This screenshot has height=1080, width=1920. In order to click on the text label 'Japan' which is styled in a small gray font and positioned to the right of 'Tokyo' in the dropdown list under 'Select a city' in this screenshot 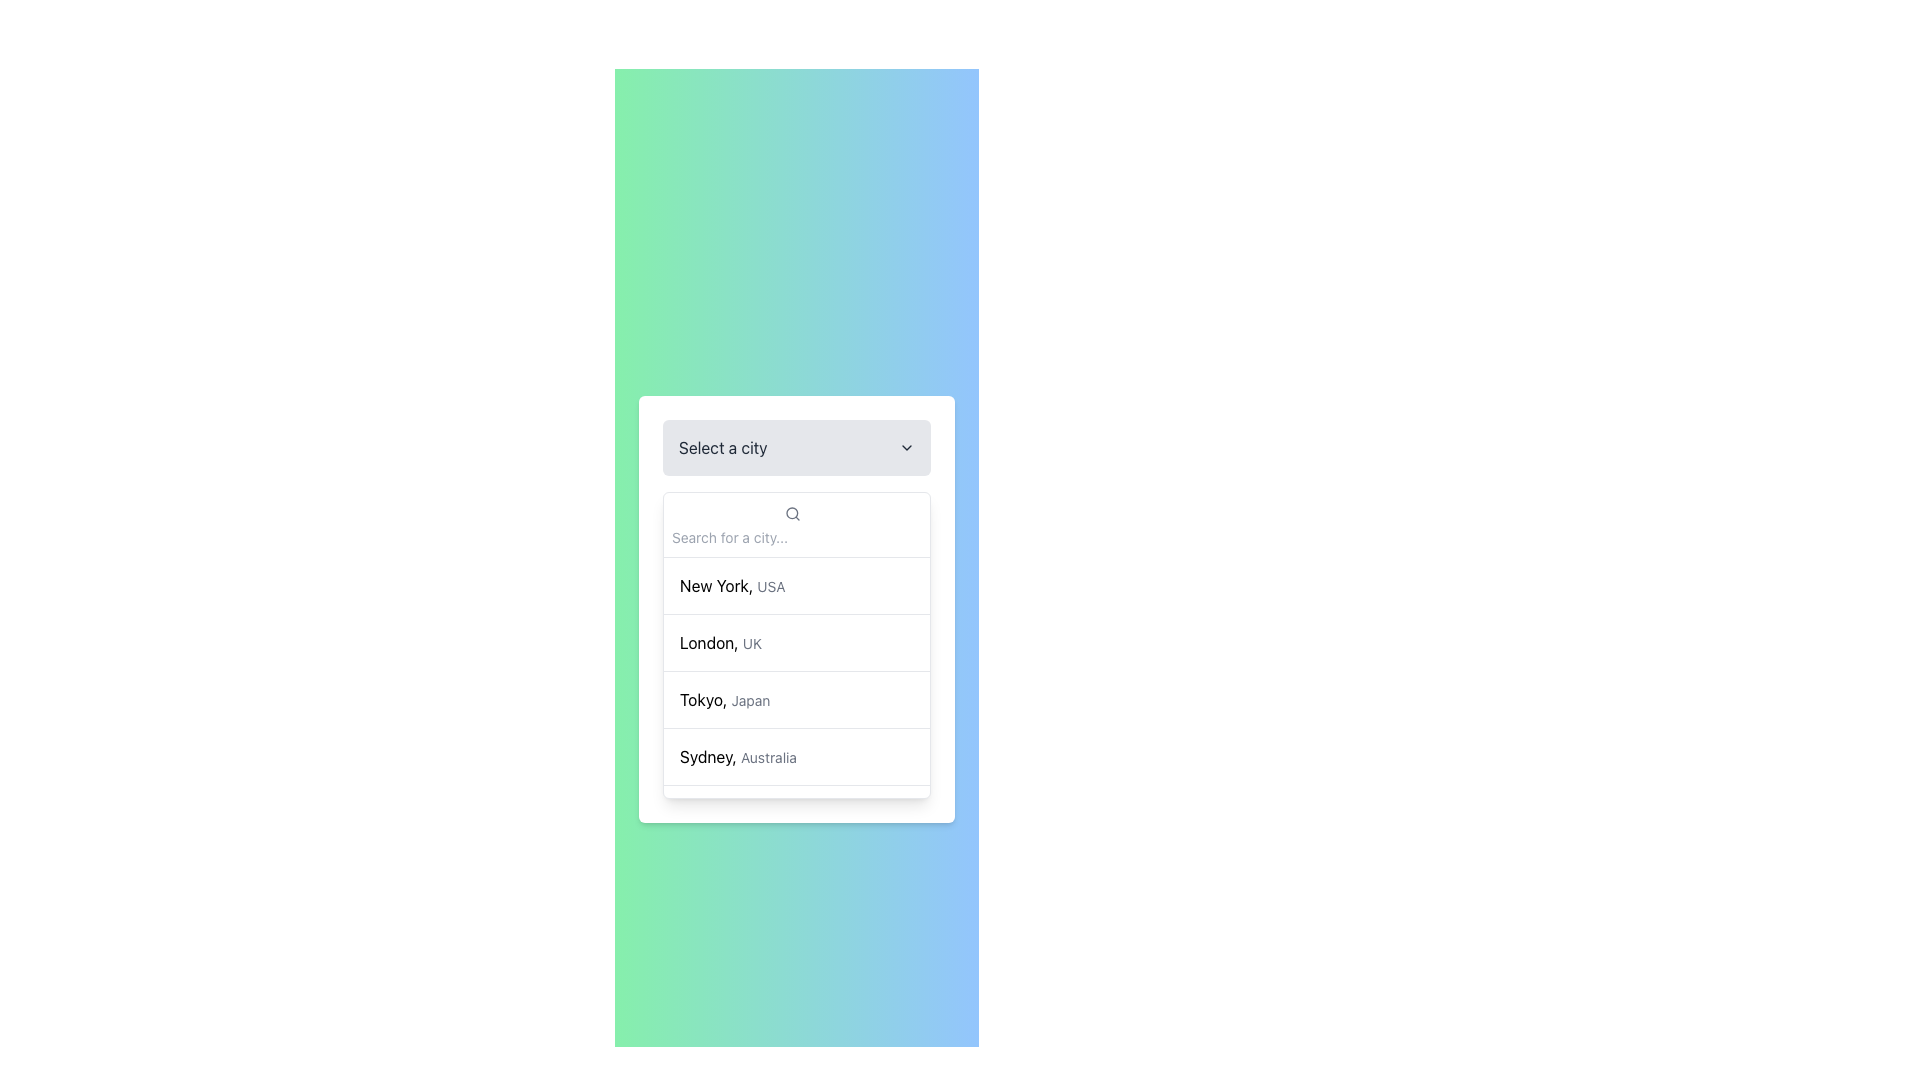, I will do `click(749, 698)`.